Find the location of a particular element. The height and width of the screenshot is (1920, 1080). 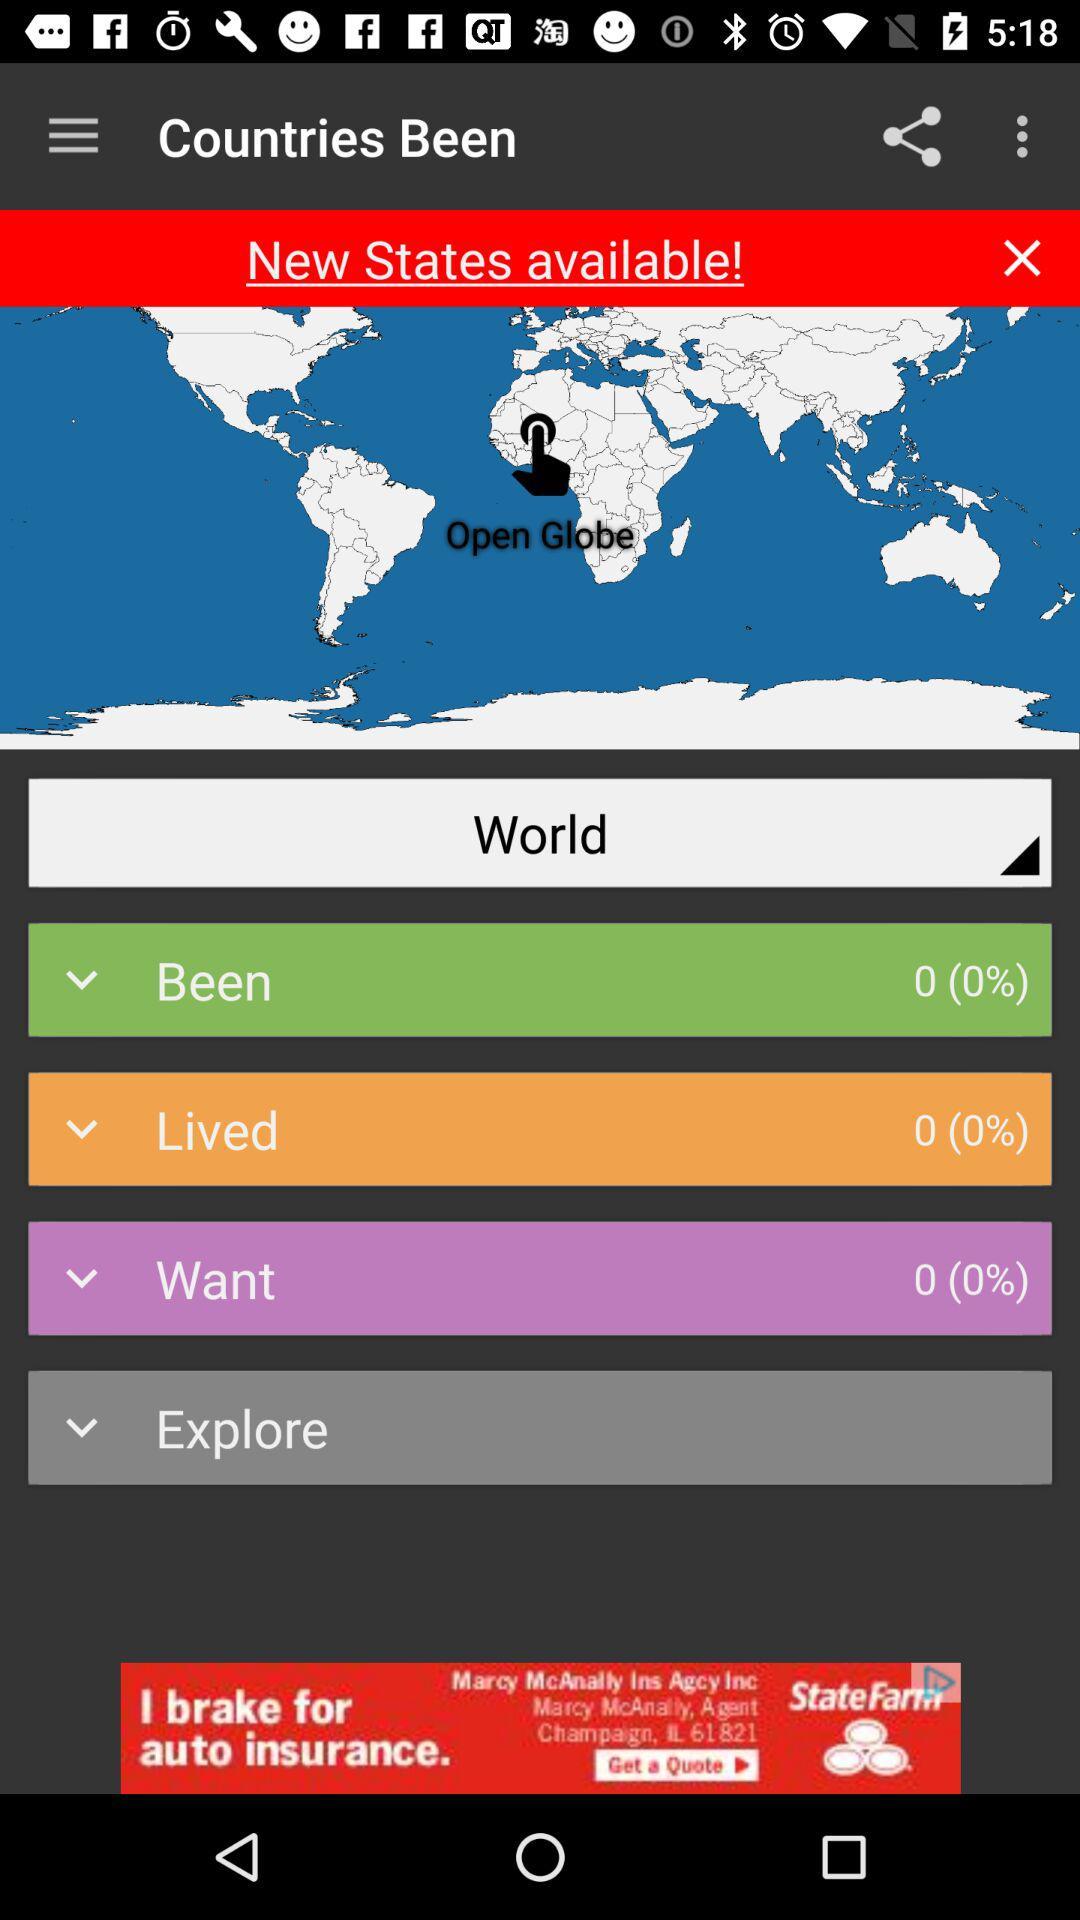

the close icon is located at coordinates (1022, 257).